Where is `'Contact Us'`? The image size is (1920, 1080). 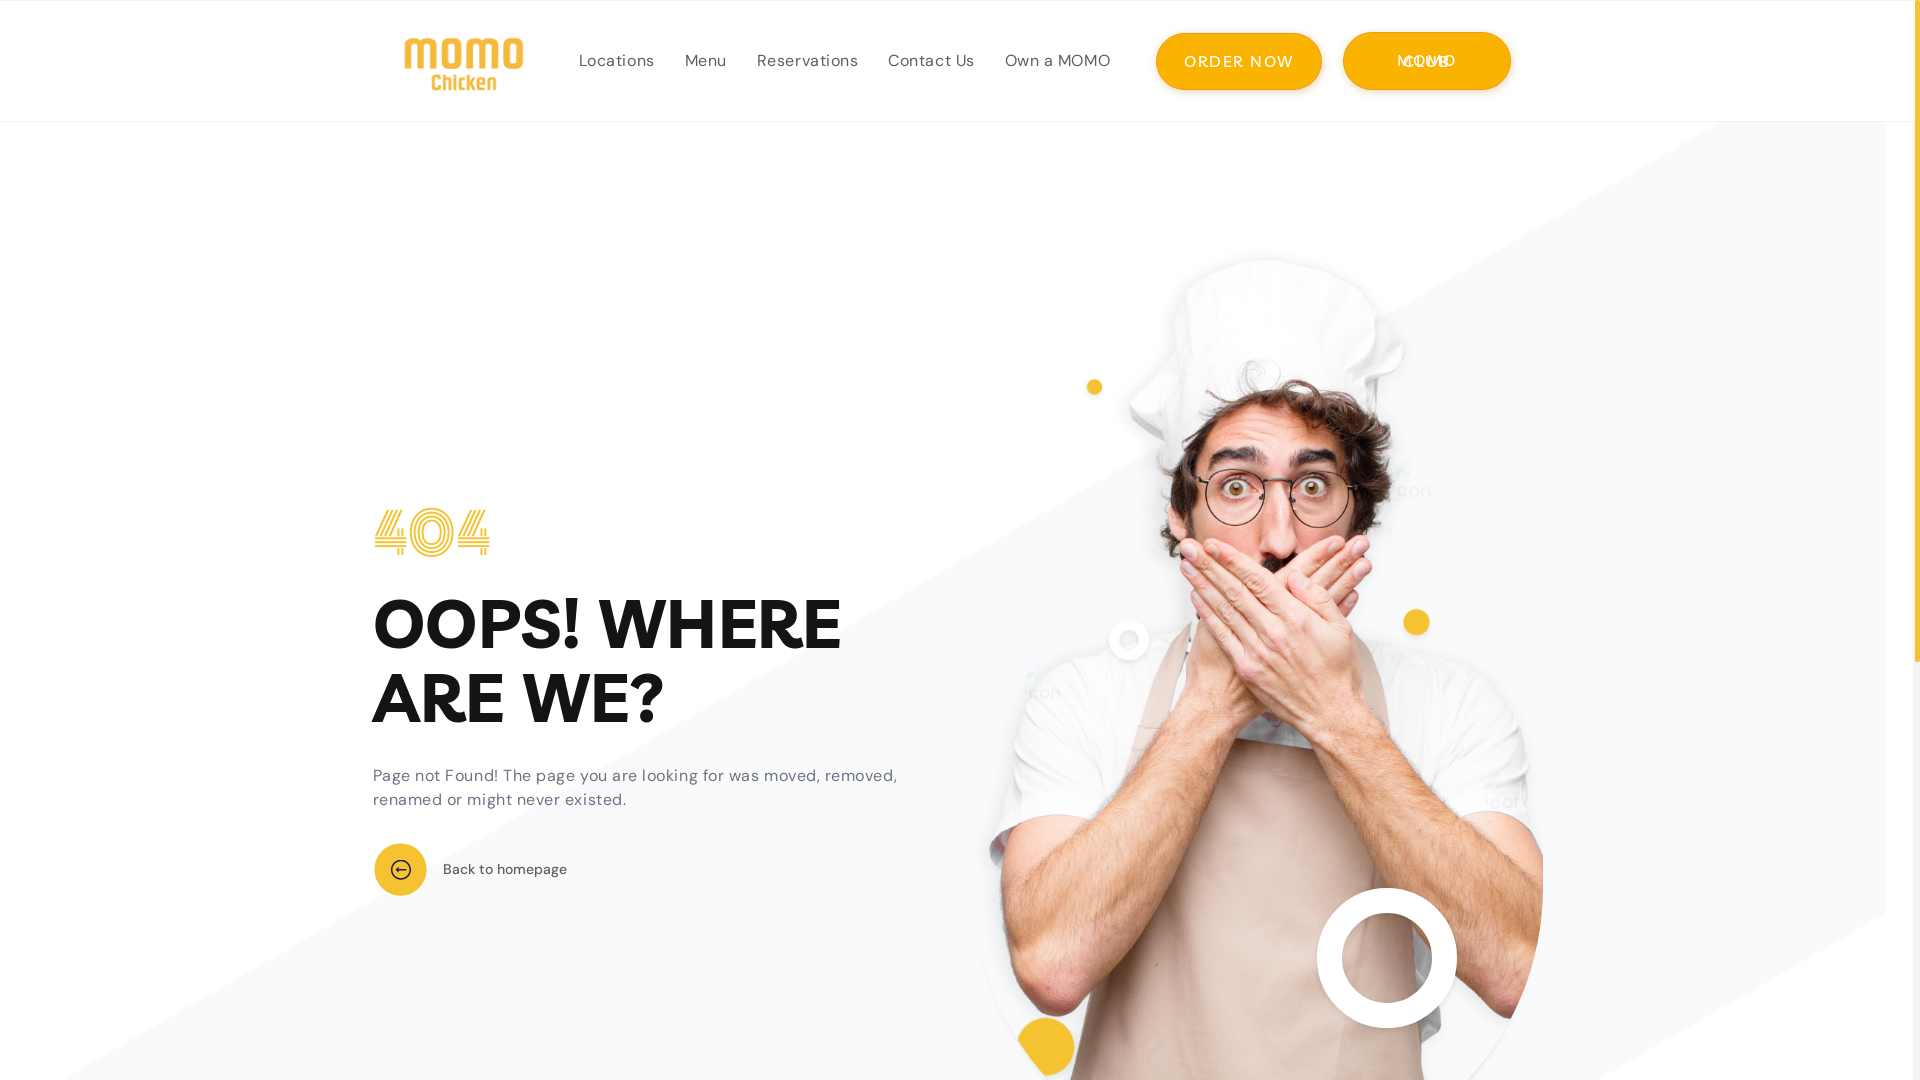
'Contact Us' is located at coordinates (873, 60).